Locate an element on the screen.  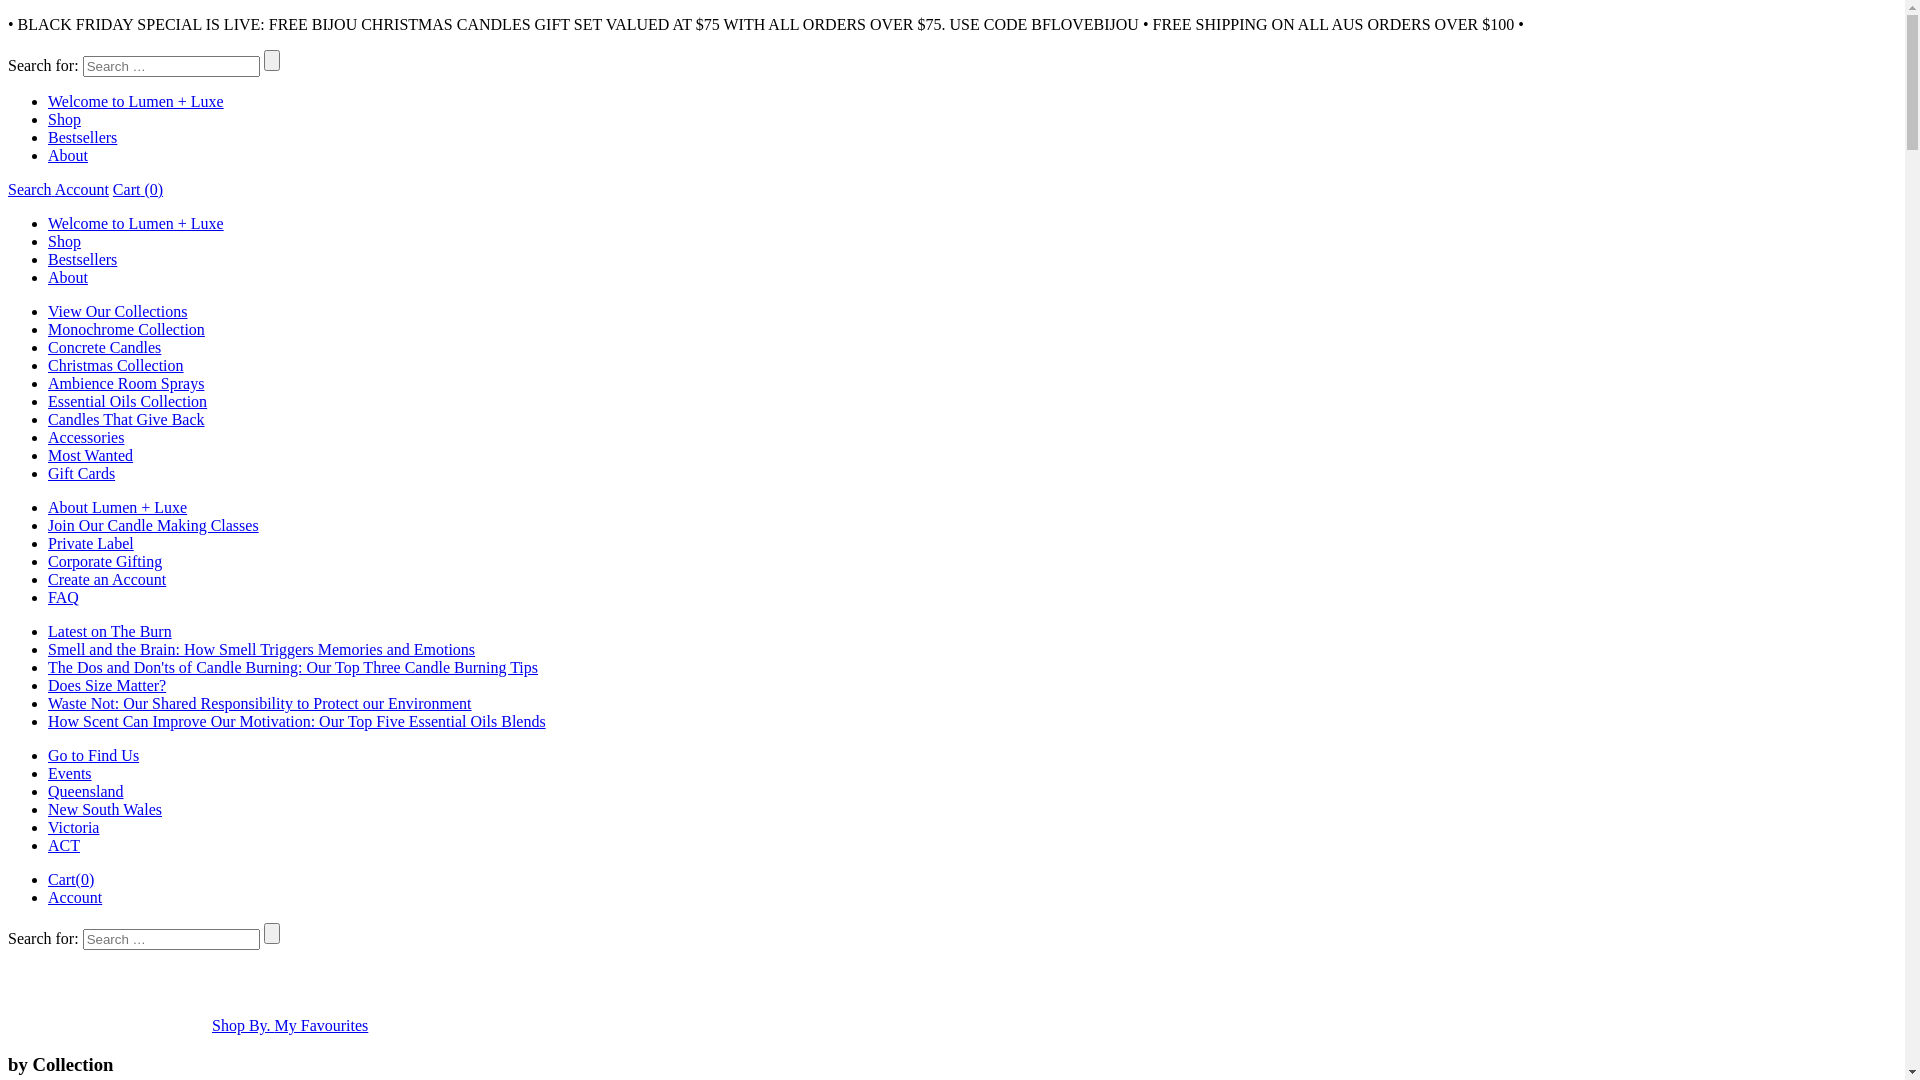
'Concrete Candles' is located at coordinates (103, 346).